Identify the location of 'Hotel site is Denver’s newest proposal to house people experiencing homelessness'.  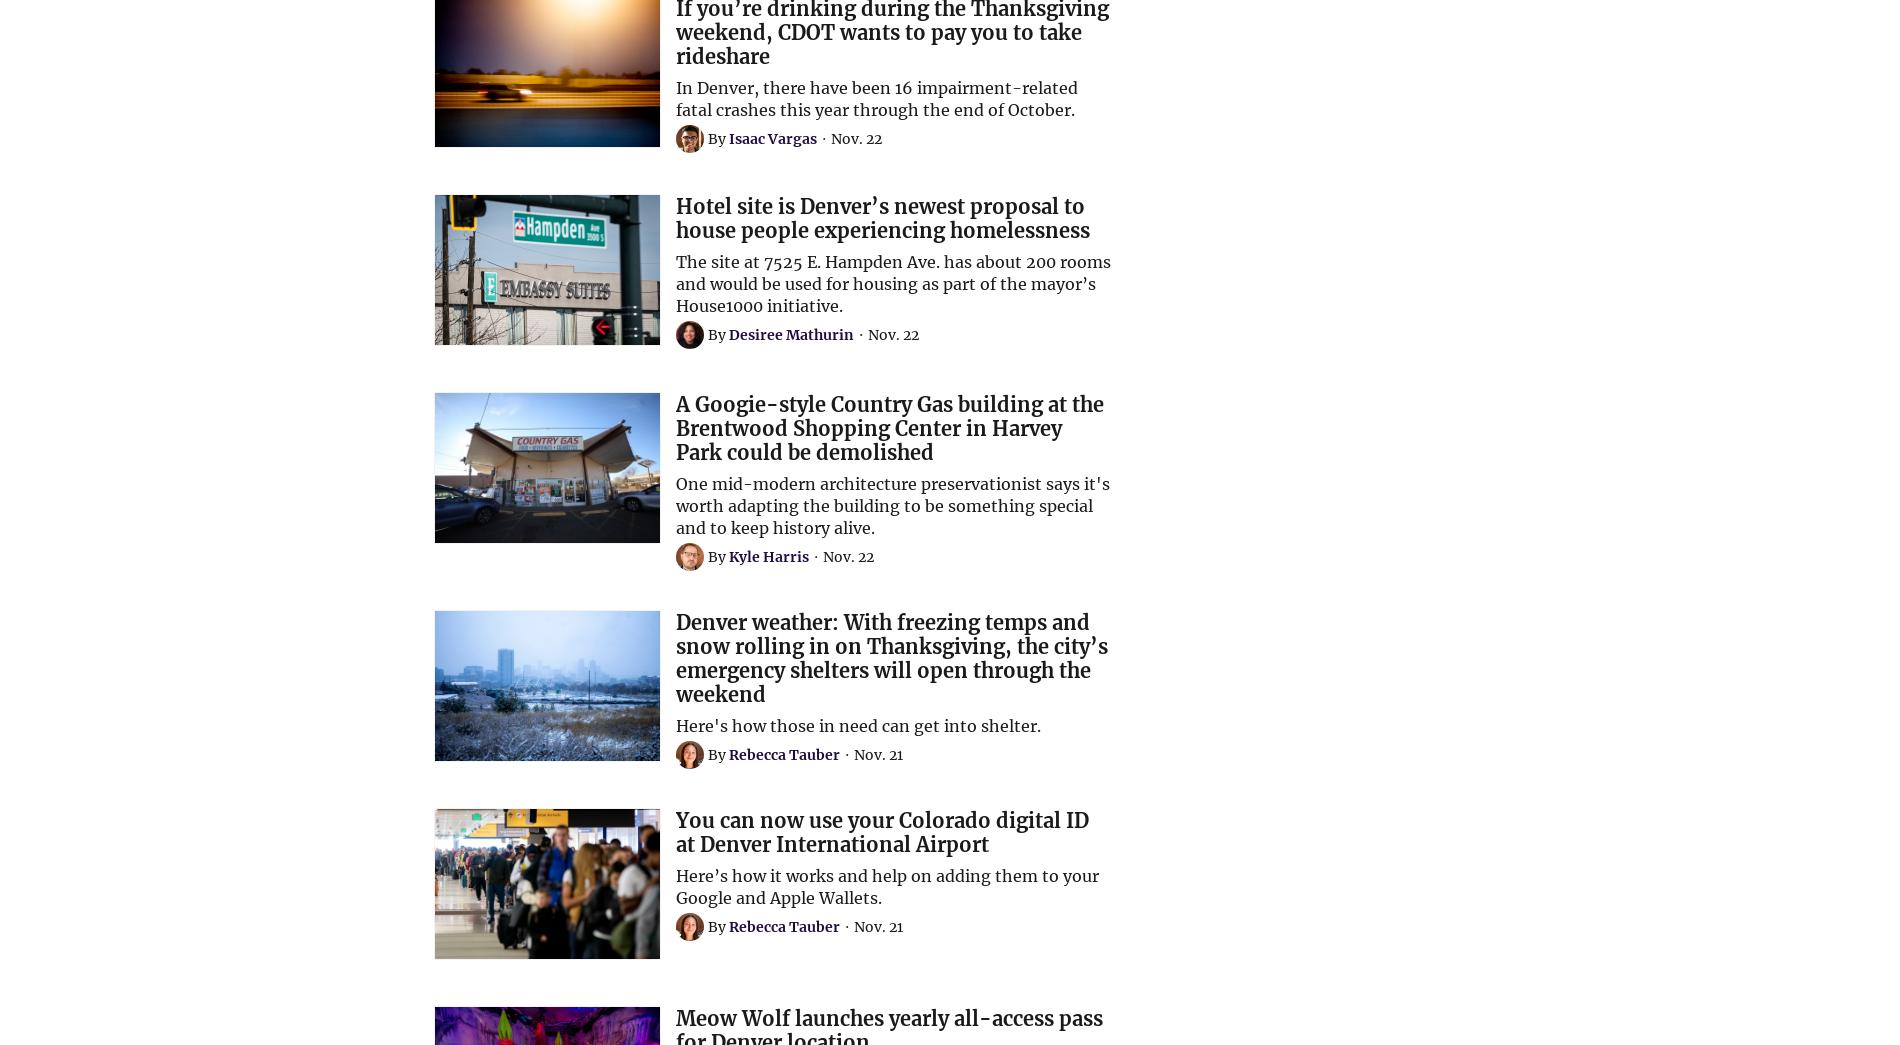
(881, 218).